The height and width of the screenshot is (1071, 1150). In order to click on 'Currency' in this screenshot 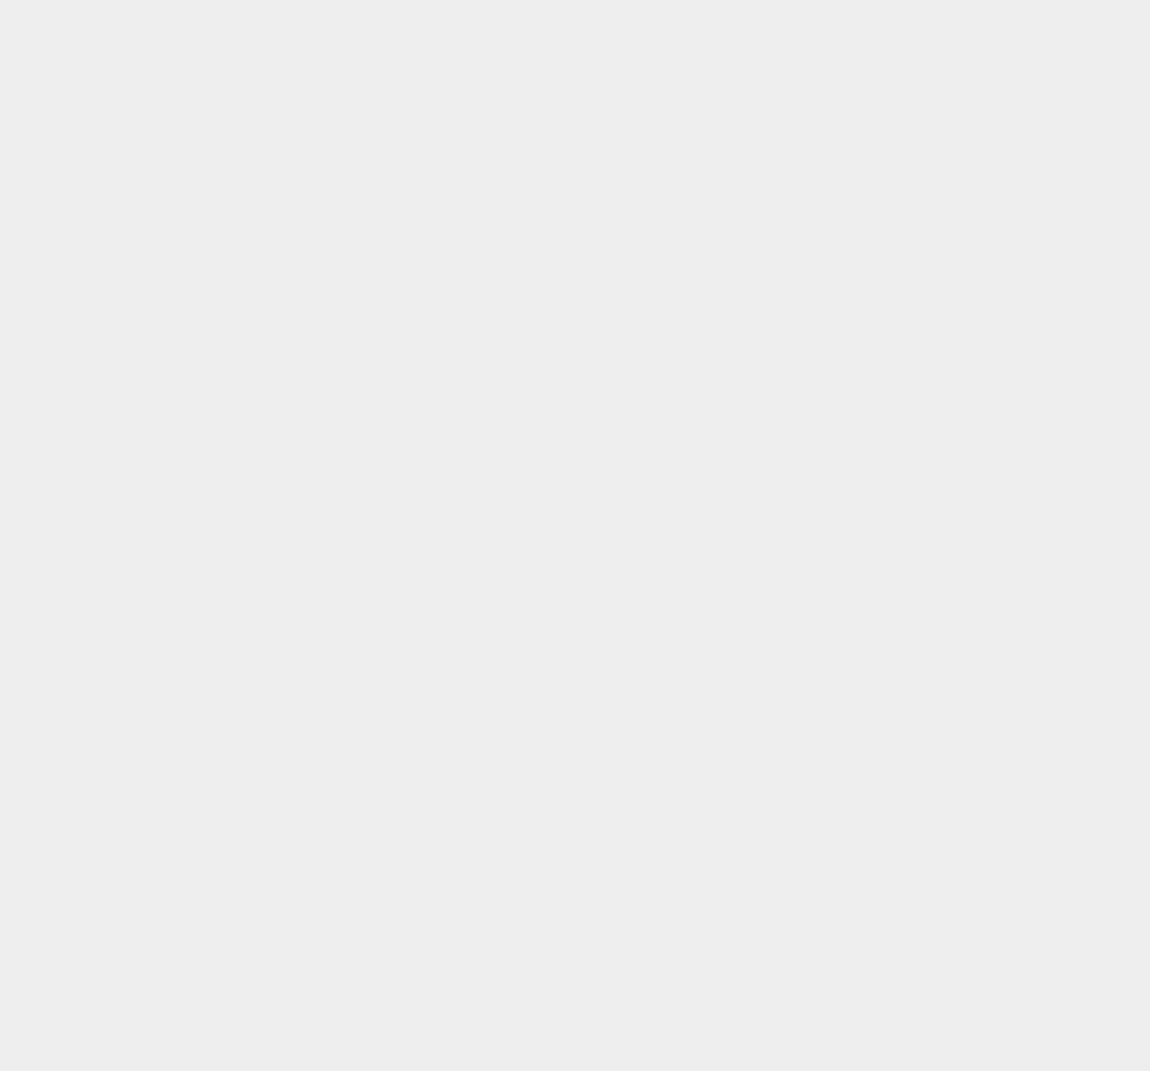, I will do `click(812, 371)`.